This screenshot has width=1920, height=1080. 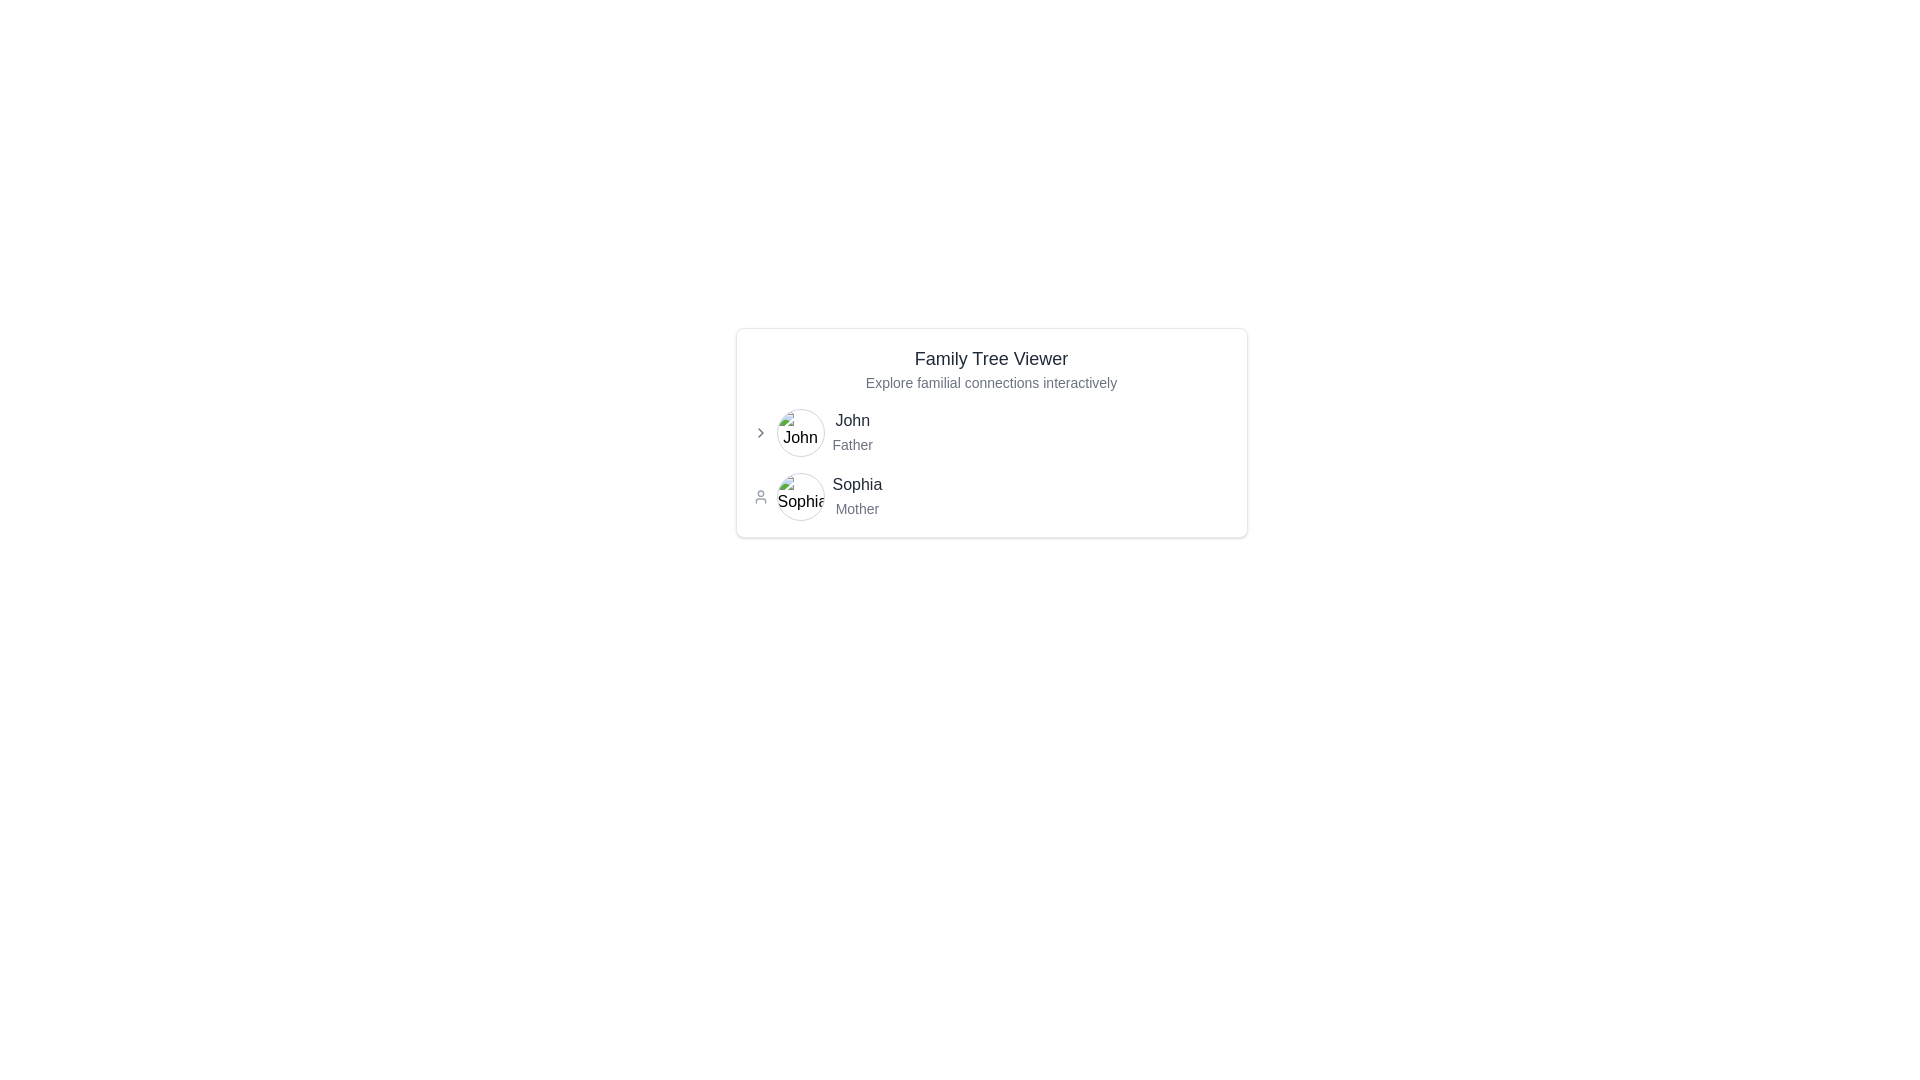 I want to click on the text label representing the name 'John', which identifies the corresponding node in the family tree viewer interface, so click(x=852, y=419).